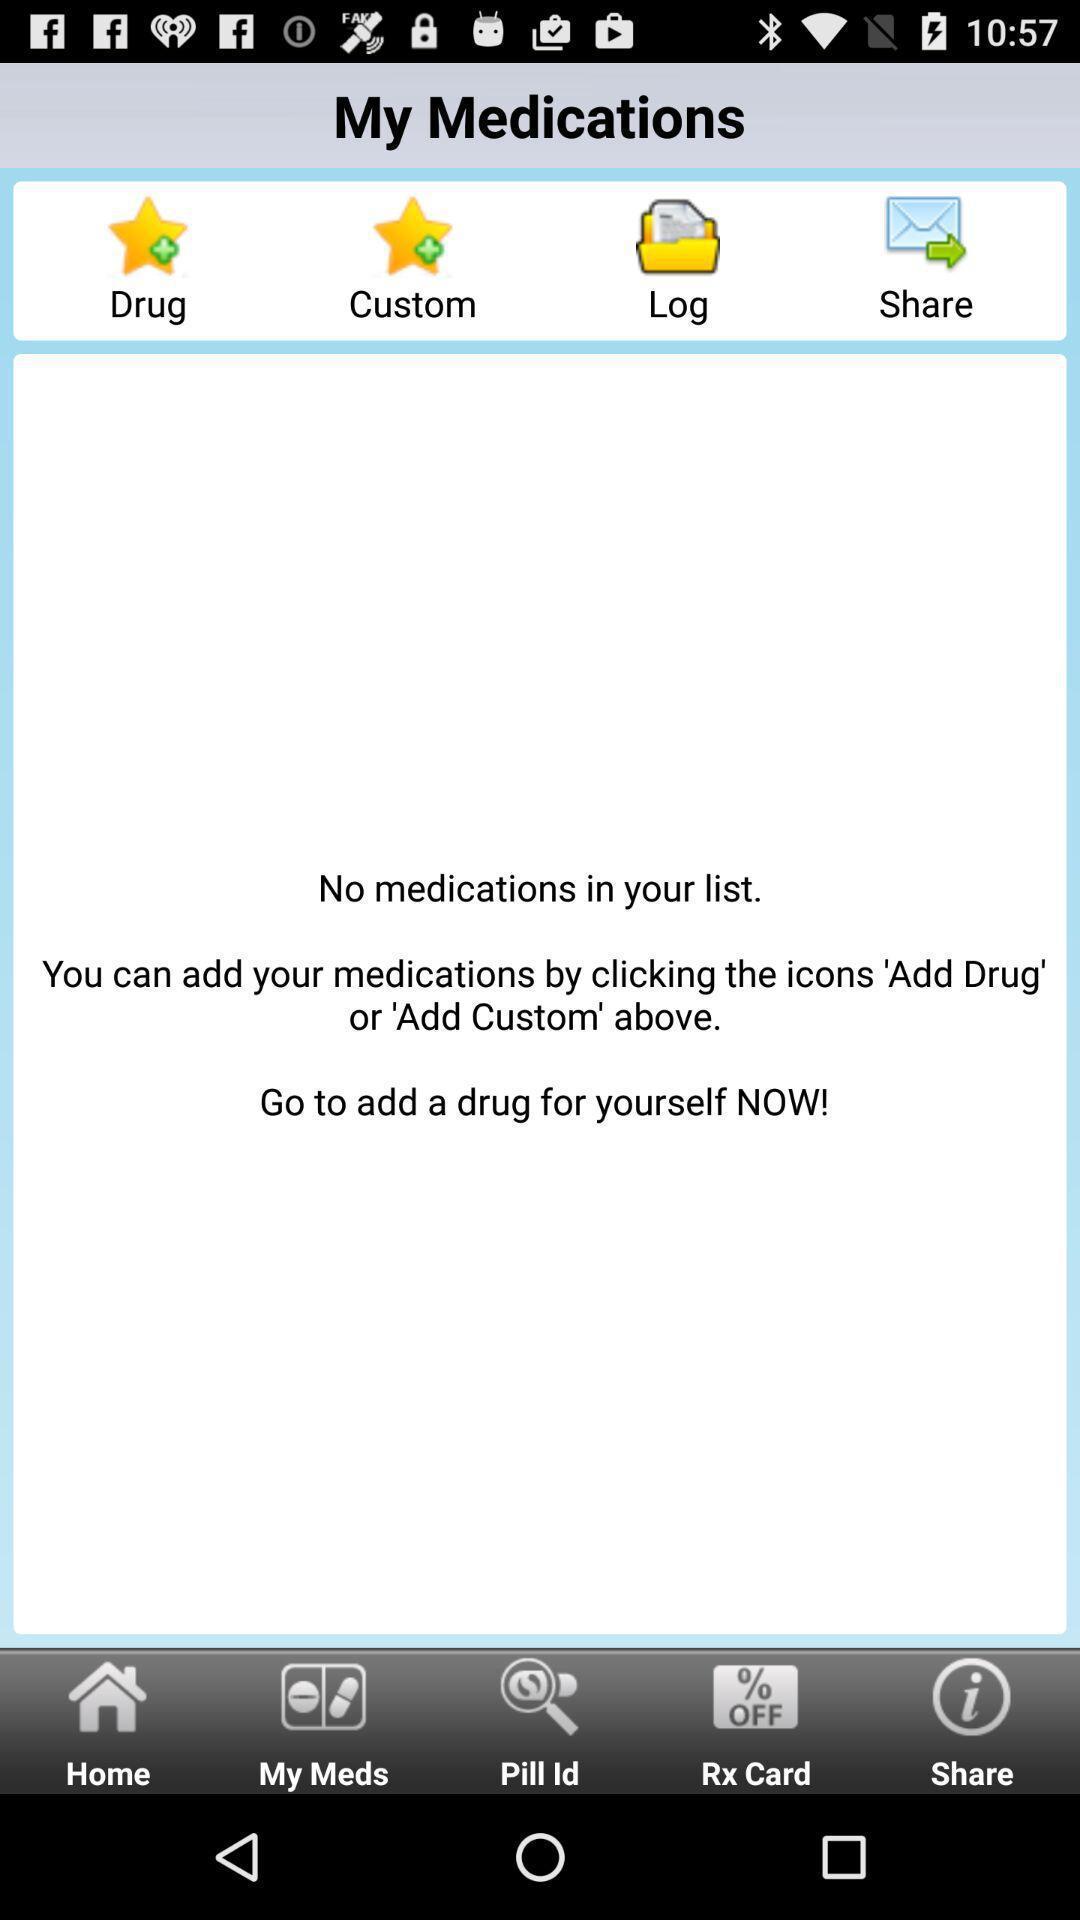  What do you see at coordinates (540, 1719) in the screenshot?
I see `icon at the bottom` at bounding box center [540, 1719].